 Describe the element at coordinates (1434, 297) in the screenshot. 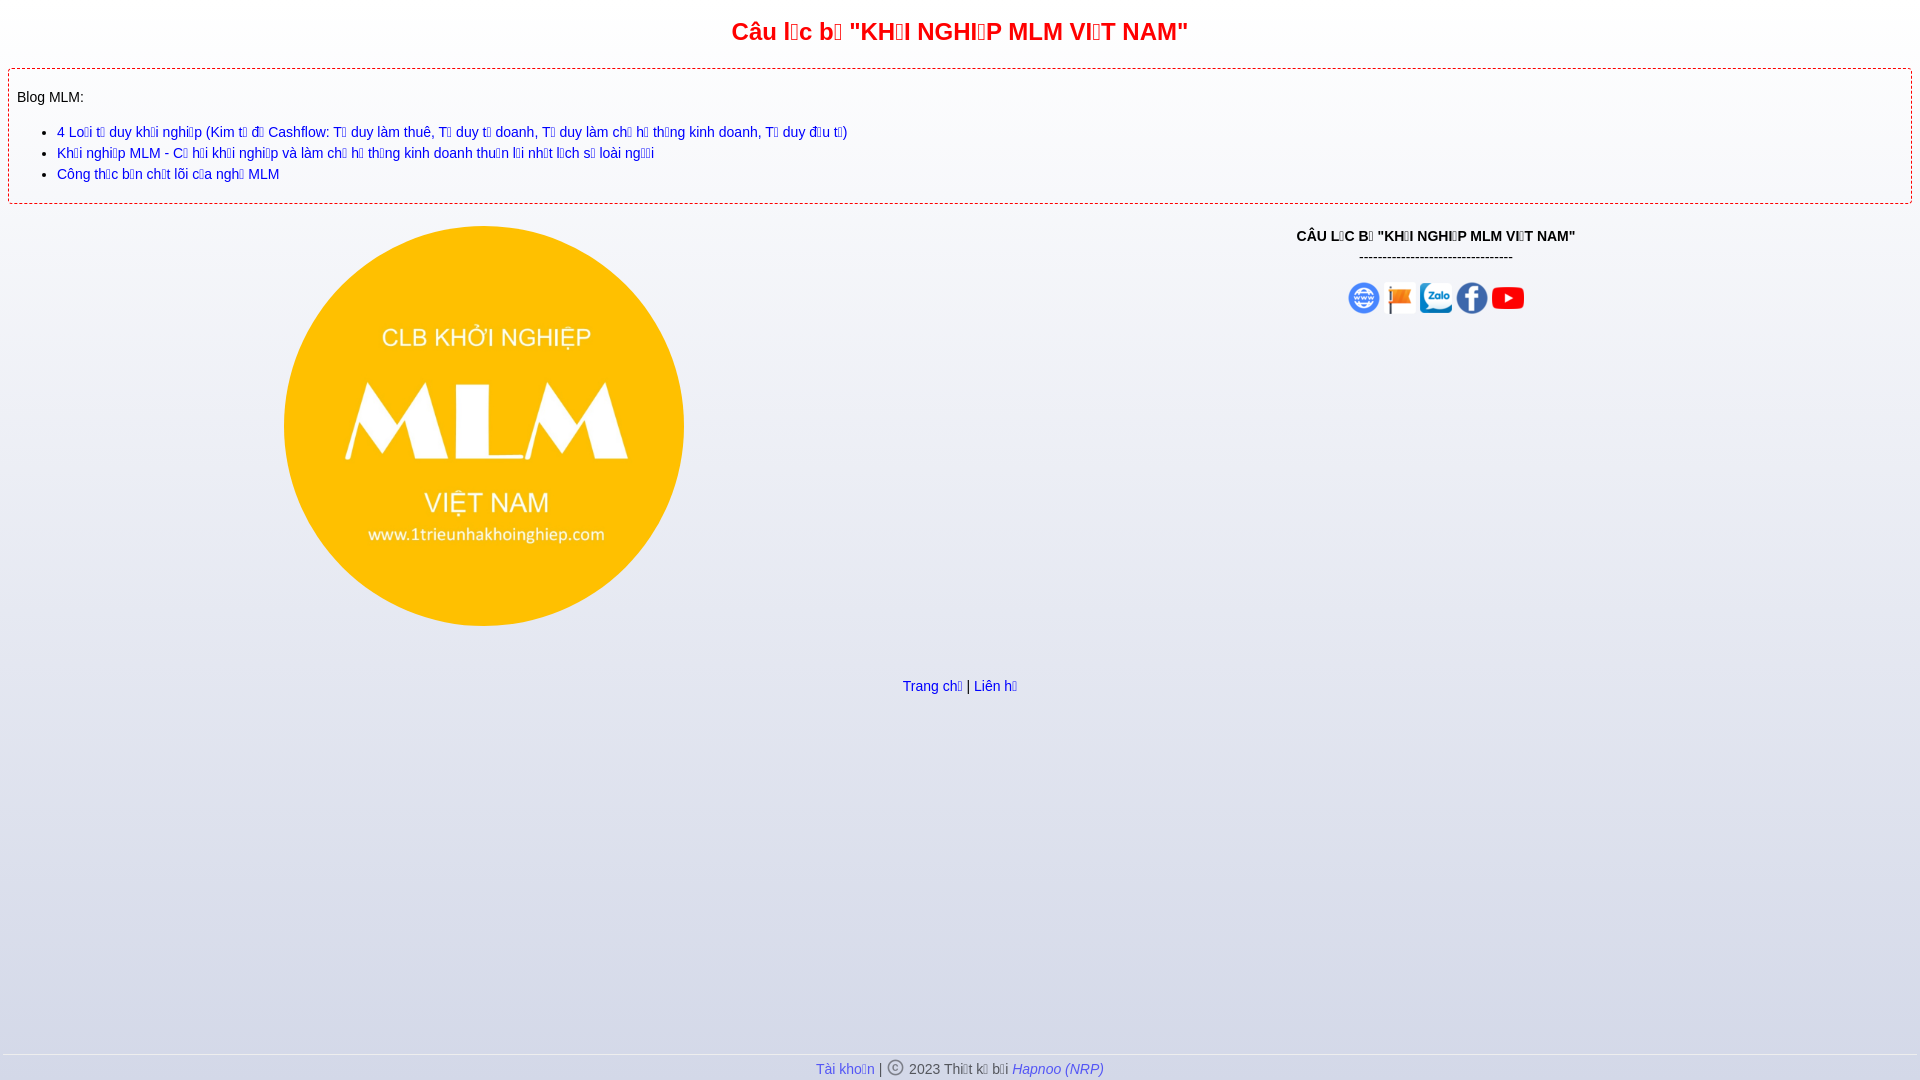

I see `'Group Zalo'` at that location.